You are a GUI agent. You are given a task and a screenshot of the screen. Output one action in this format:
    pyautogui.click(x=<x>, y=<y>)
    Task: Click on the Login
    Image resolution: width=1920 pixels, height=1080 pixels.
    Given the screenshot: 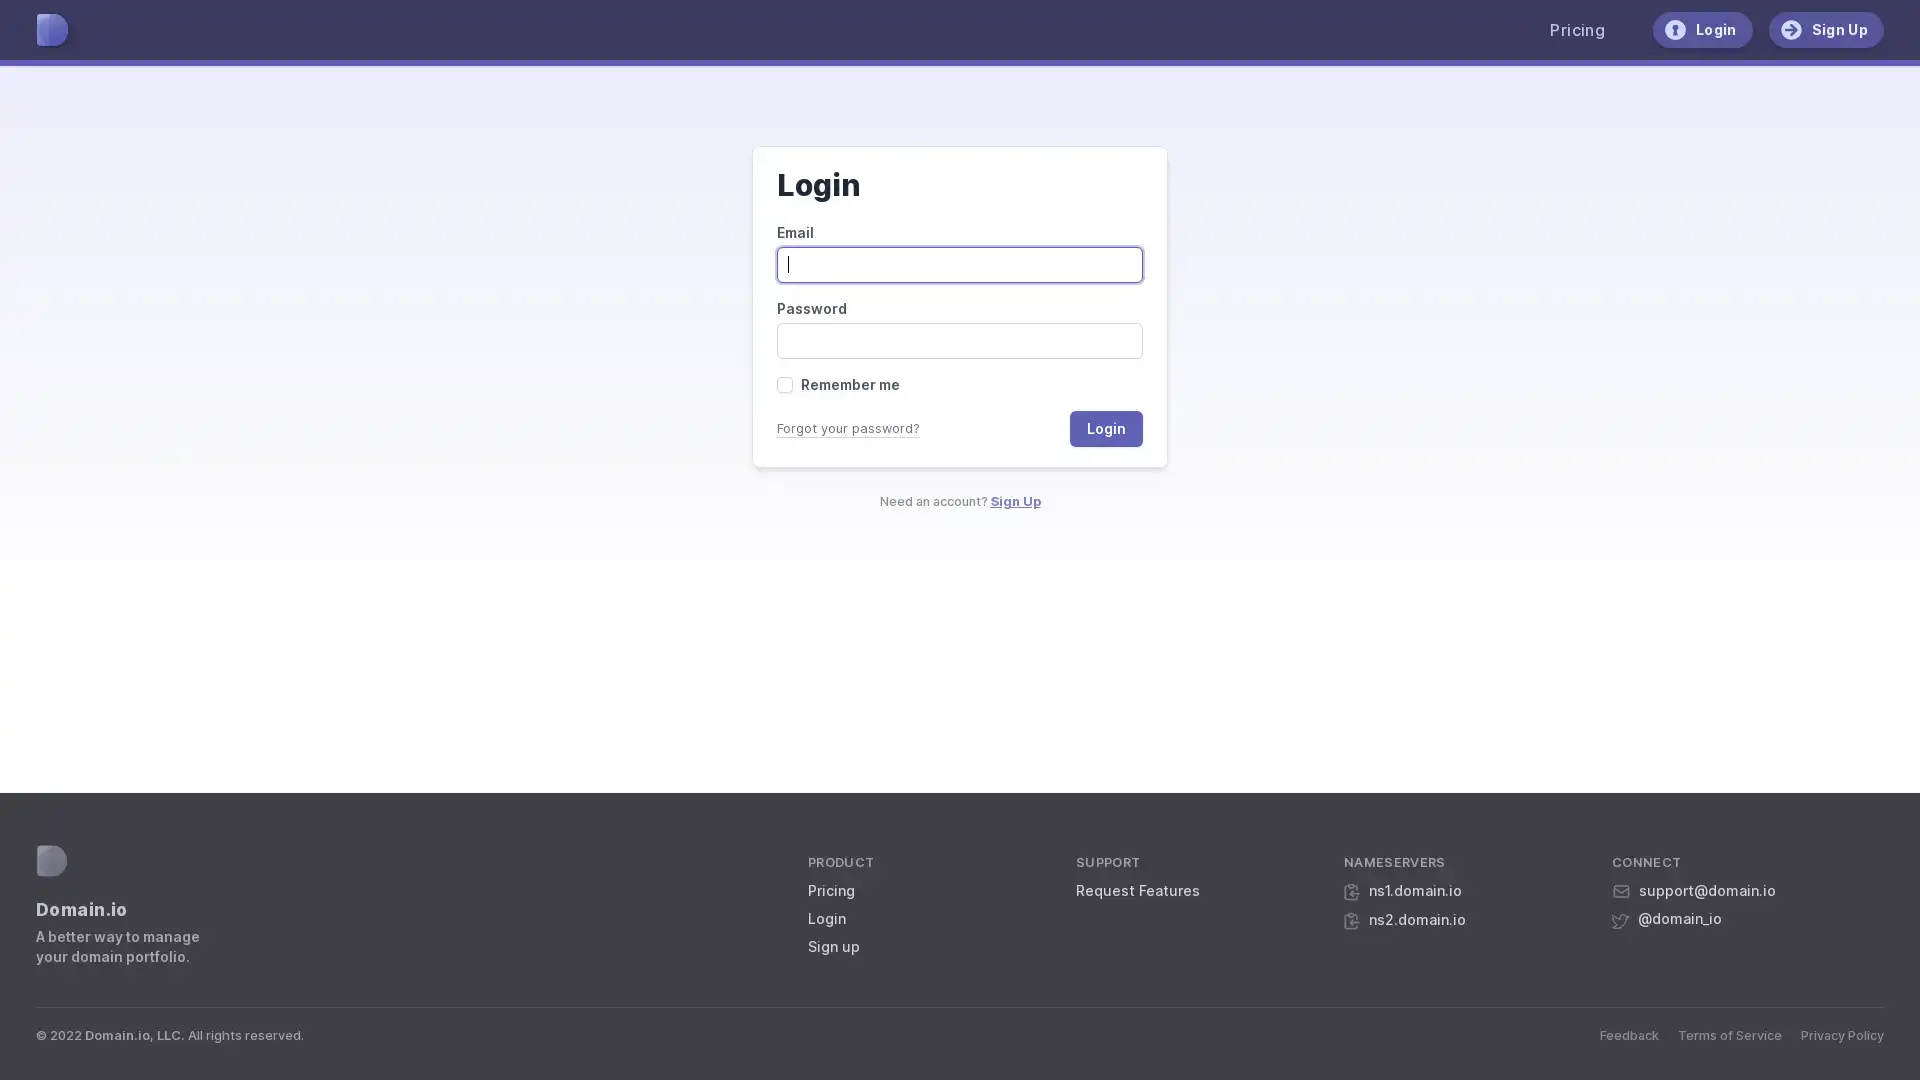 What is the action you would take?
    pyautogui.click(x=1105, y=427)
    